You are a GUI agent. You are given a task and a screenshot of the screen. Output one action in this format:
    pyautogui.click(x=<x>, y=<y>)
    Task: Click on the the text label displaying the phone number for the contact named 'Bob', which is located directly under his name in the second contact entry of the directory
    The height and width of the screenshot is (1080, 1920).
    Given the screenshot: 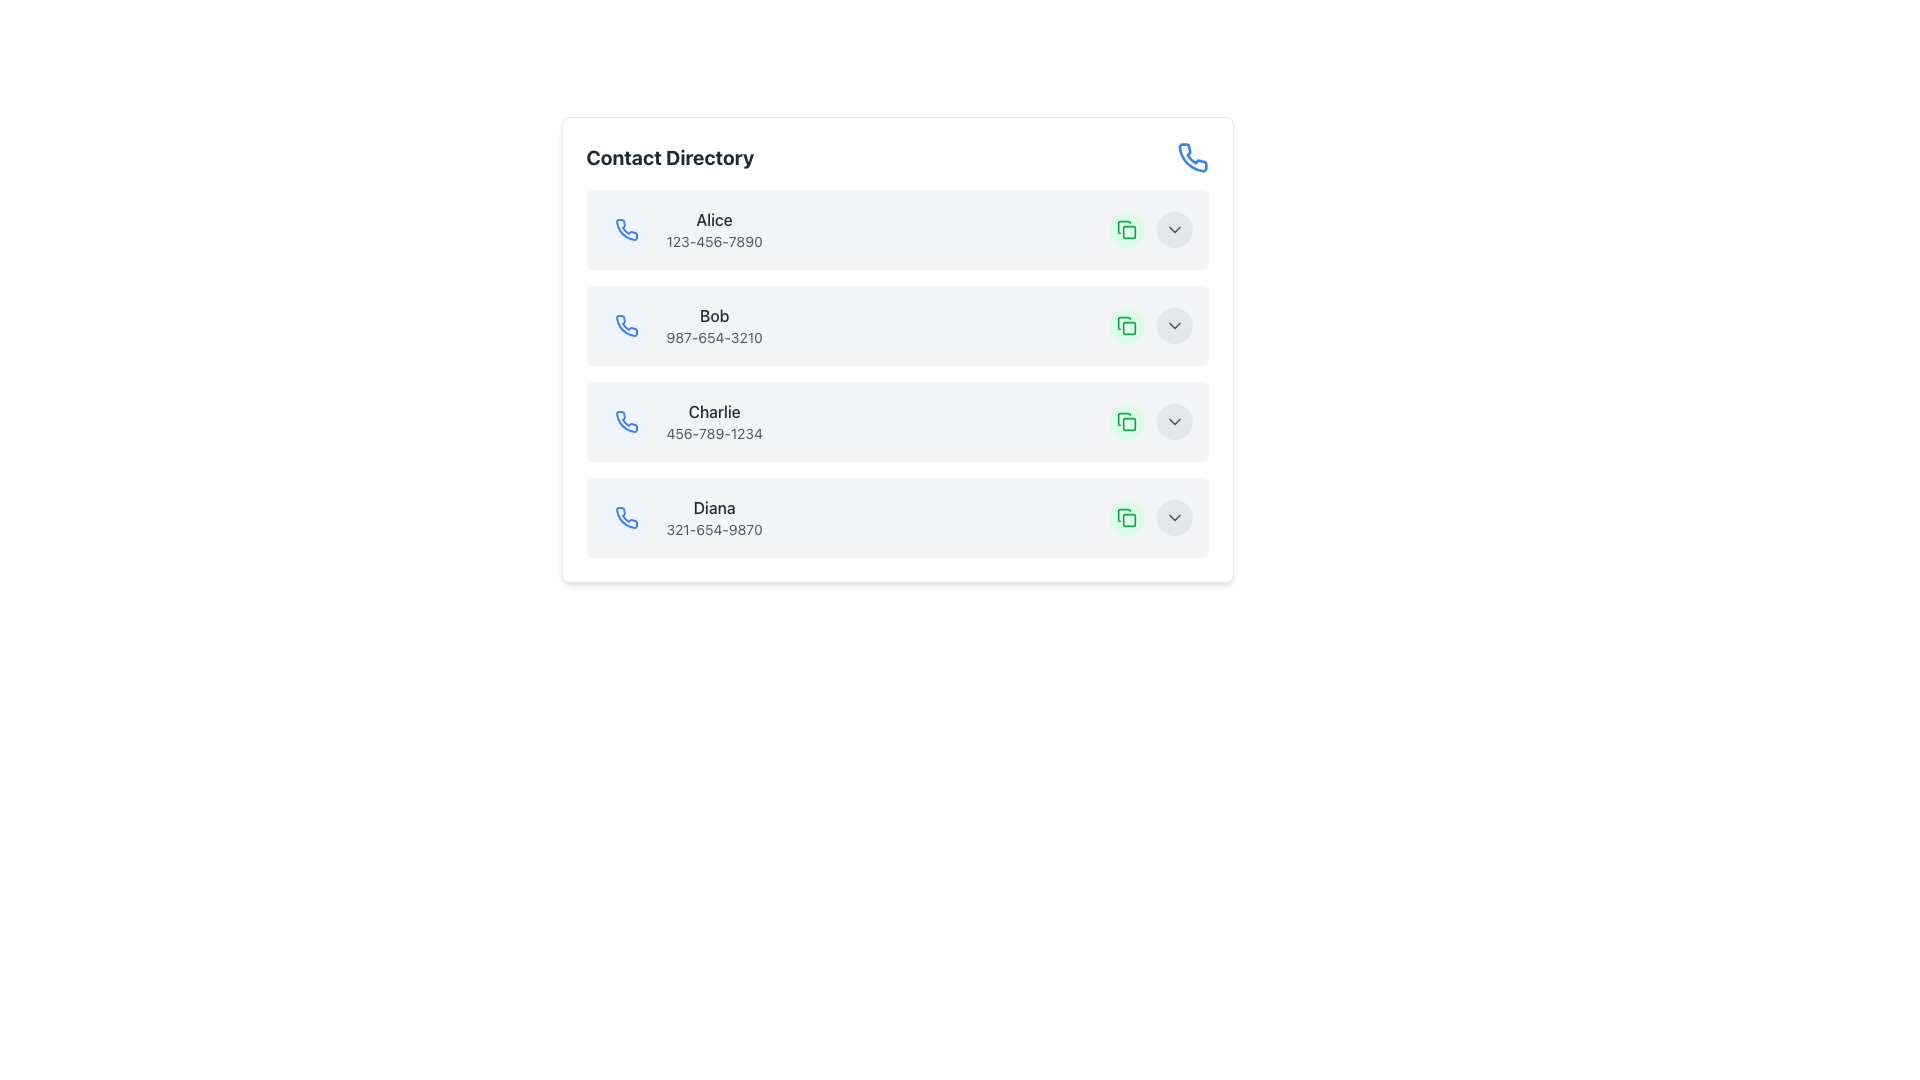 What is the action you would take?
    pyautogui.click(x=714, y=337)
    